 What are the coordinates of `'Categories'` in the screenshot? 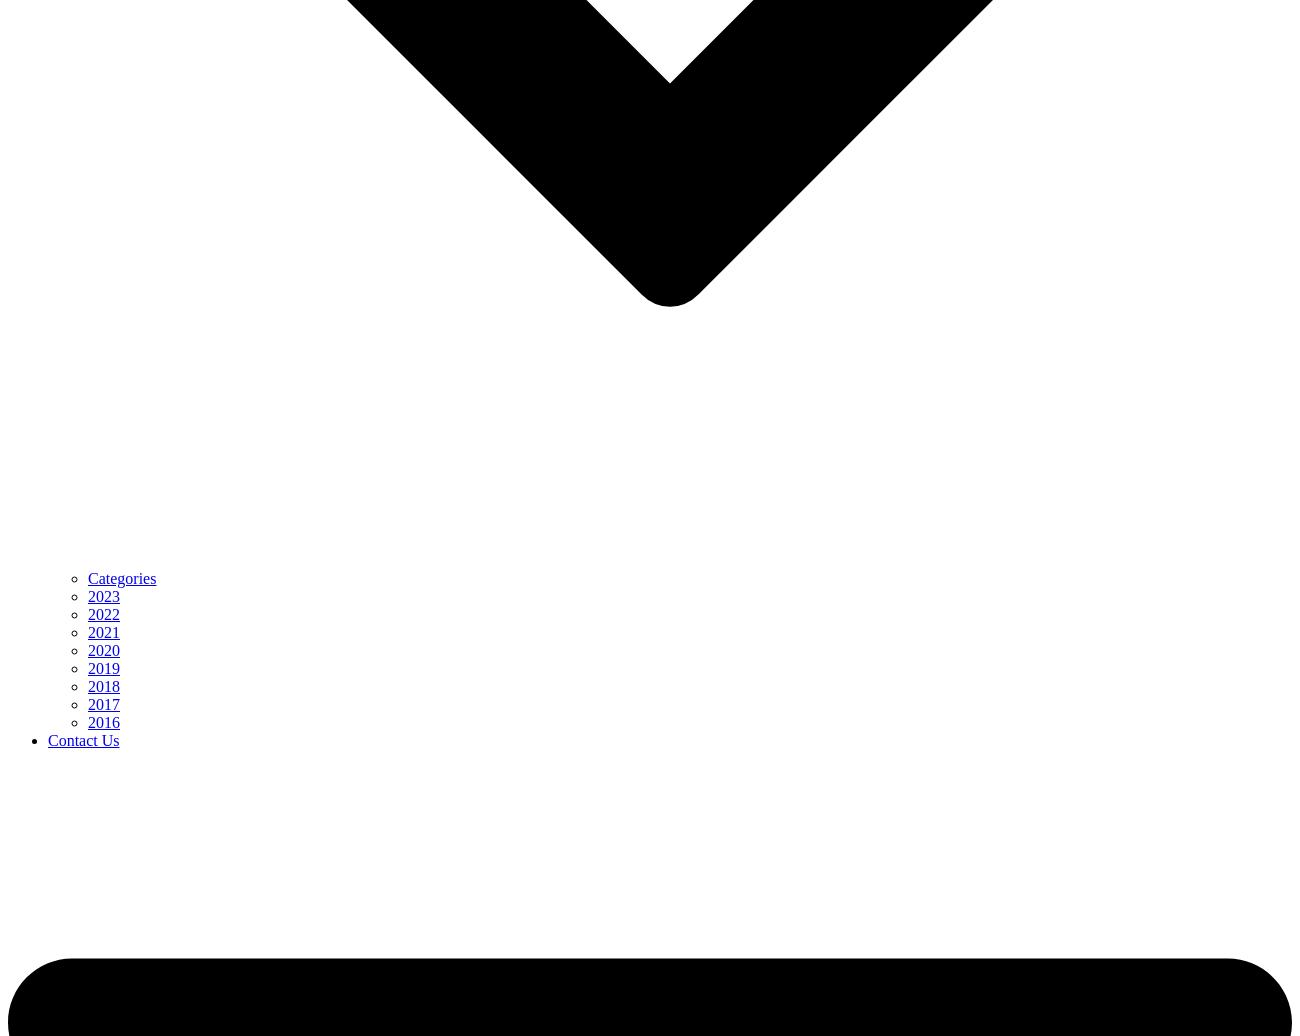 It's located at (120, 578).